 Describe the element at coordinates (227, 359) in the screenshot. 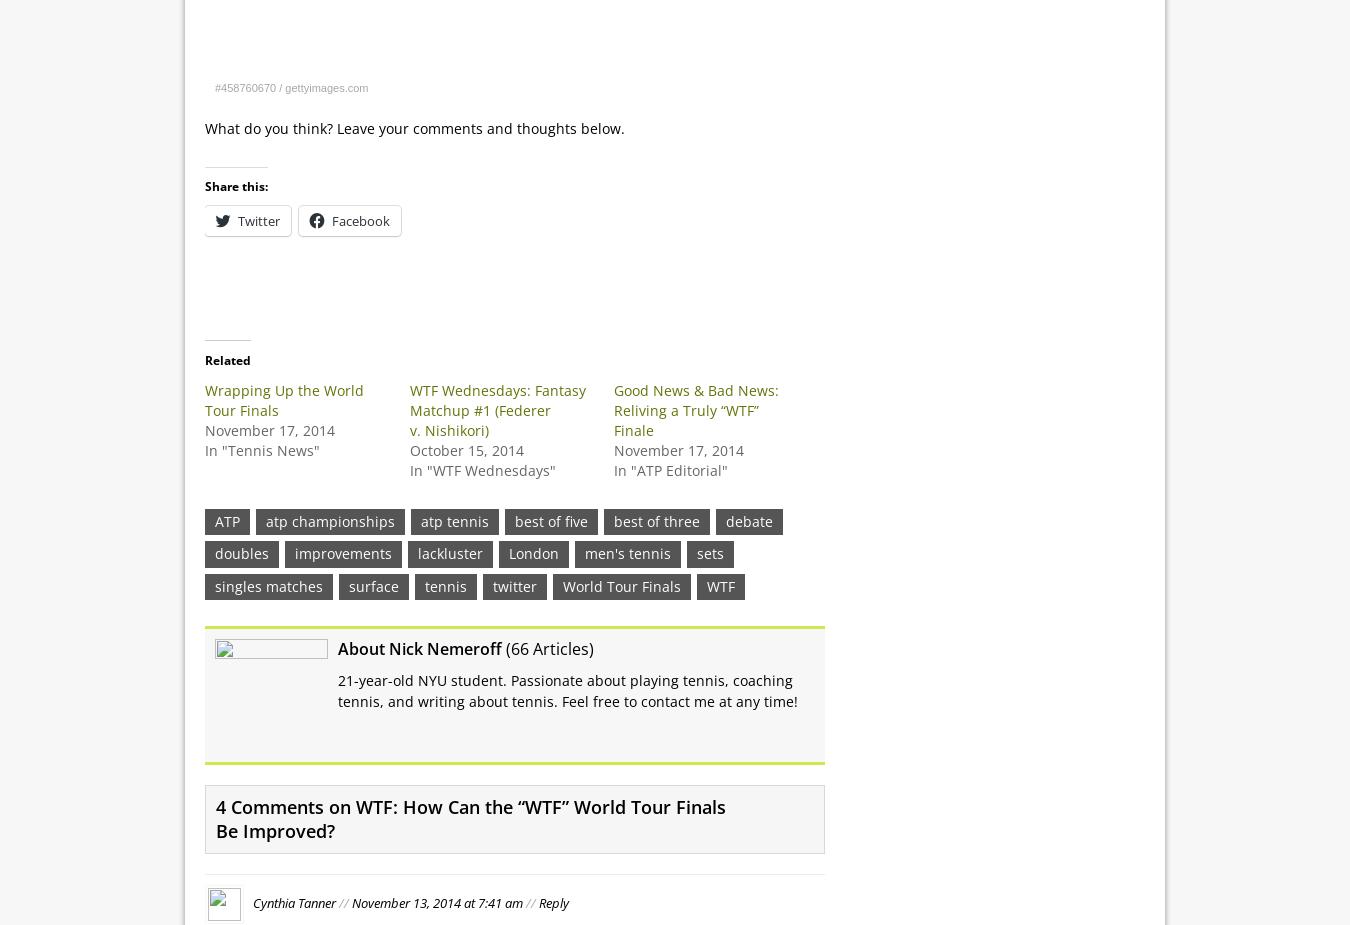

I see `'Related'` at that location.